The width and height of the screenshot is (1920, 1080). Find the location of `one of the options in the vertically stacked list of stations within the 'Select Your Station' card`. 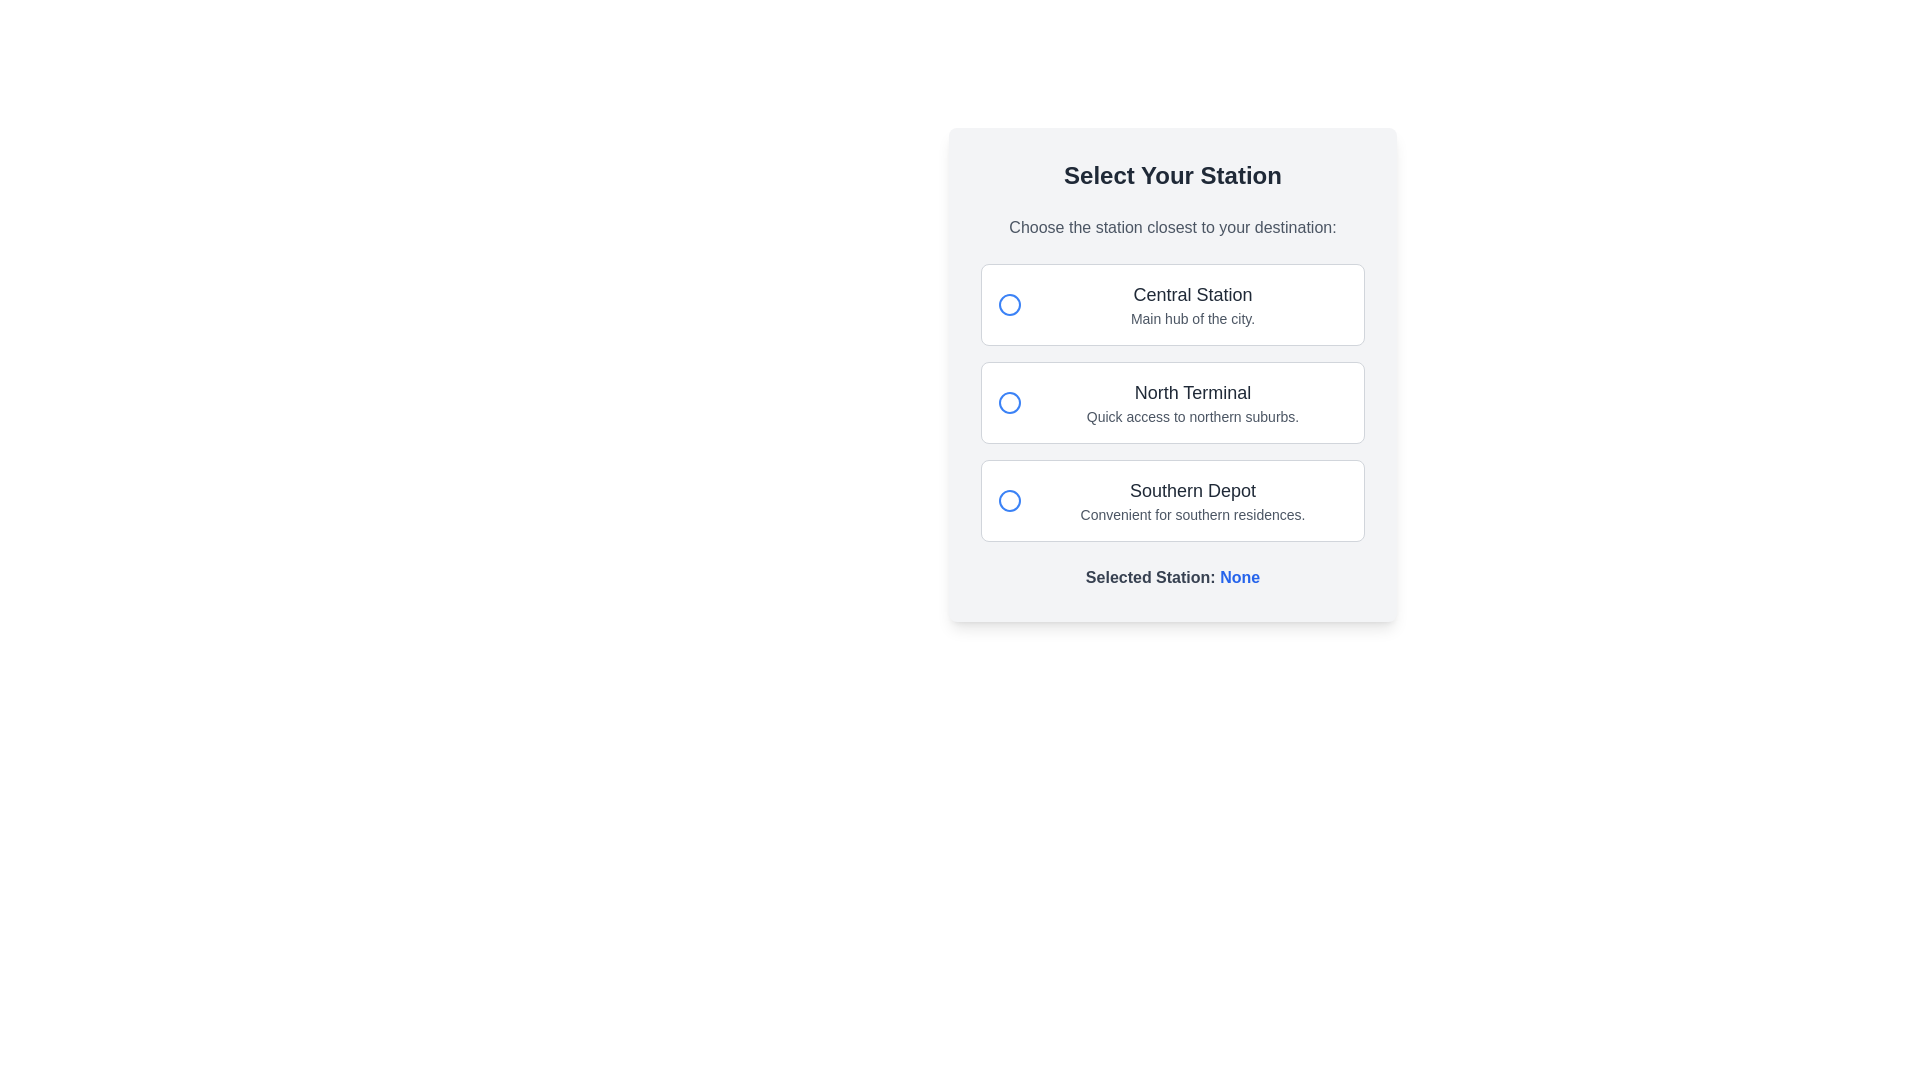

one of the options in the vertically stacked list of stations within the 'Select Your Station' card is located at coordinates (1172, 402).